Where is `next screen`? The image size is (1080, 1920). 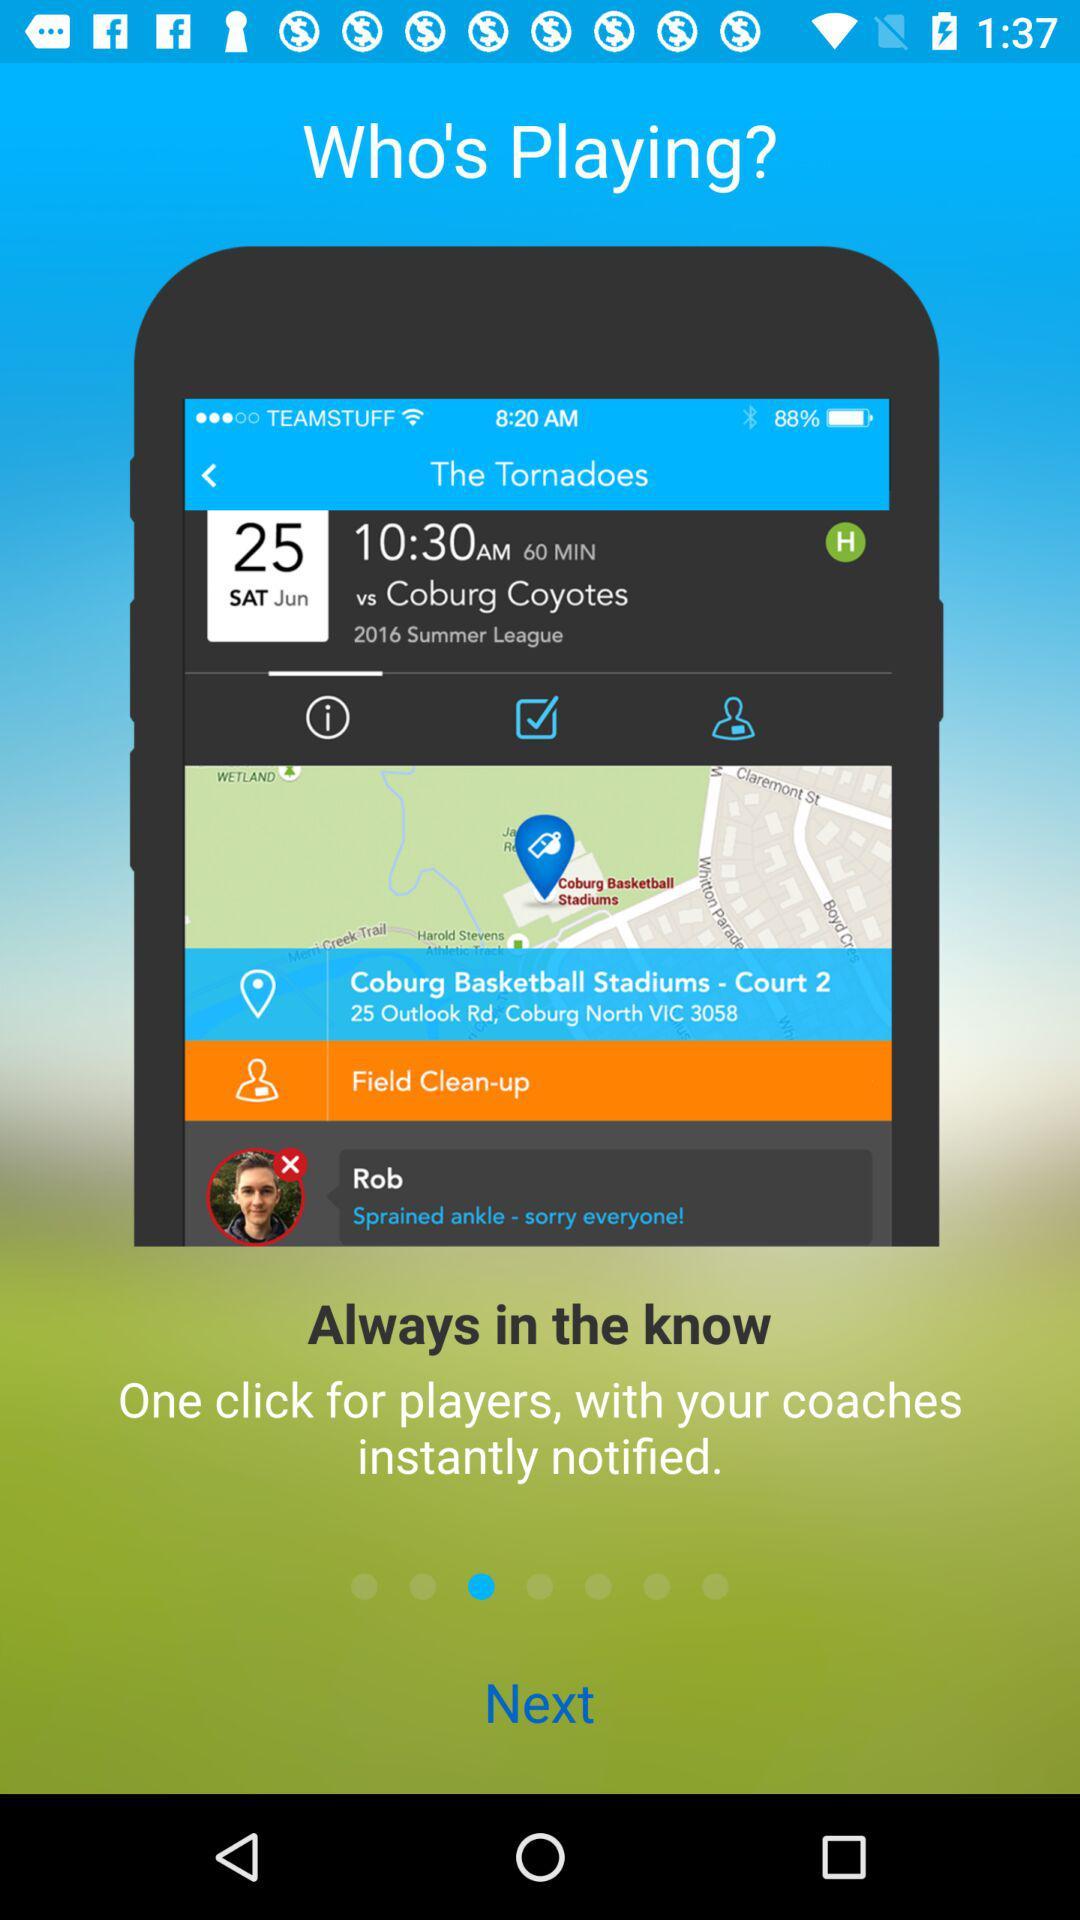 next screen is located at coordinates (714, 1585).